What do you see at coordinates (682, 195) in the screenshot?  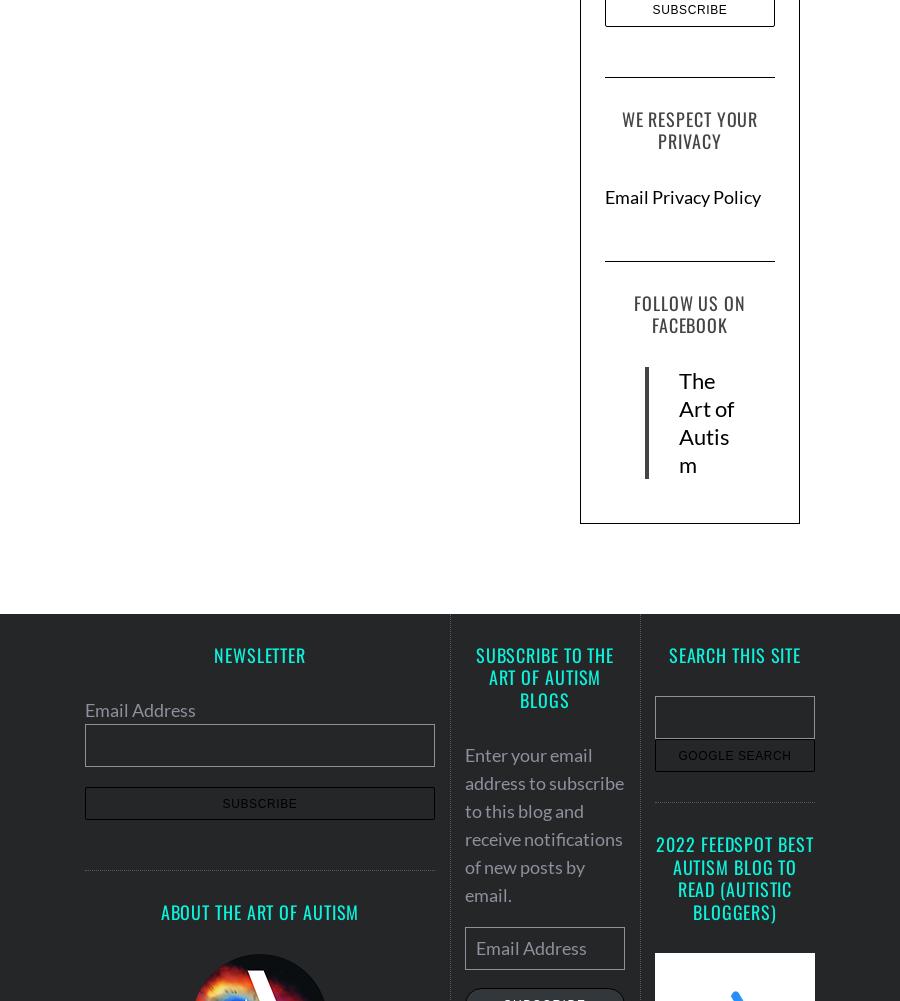 I see `'Email Privacy Policy'` at bounding box center [682, 195].